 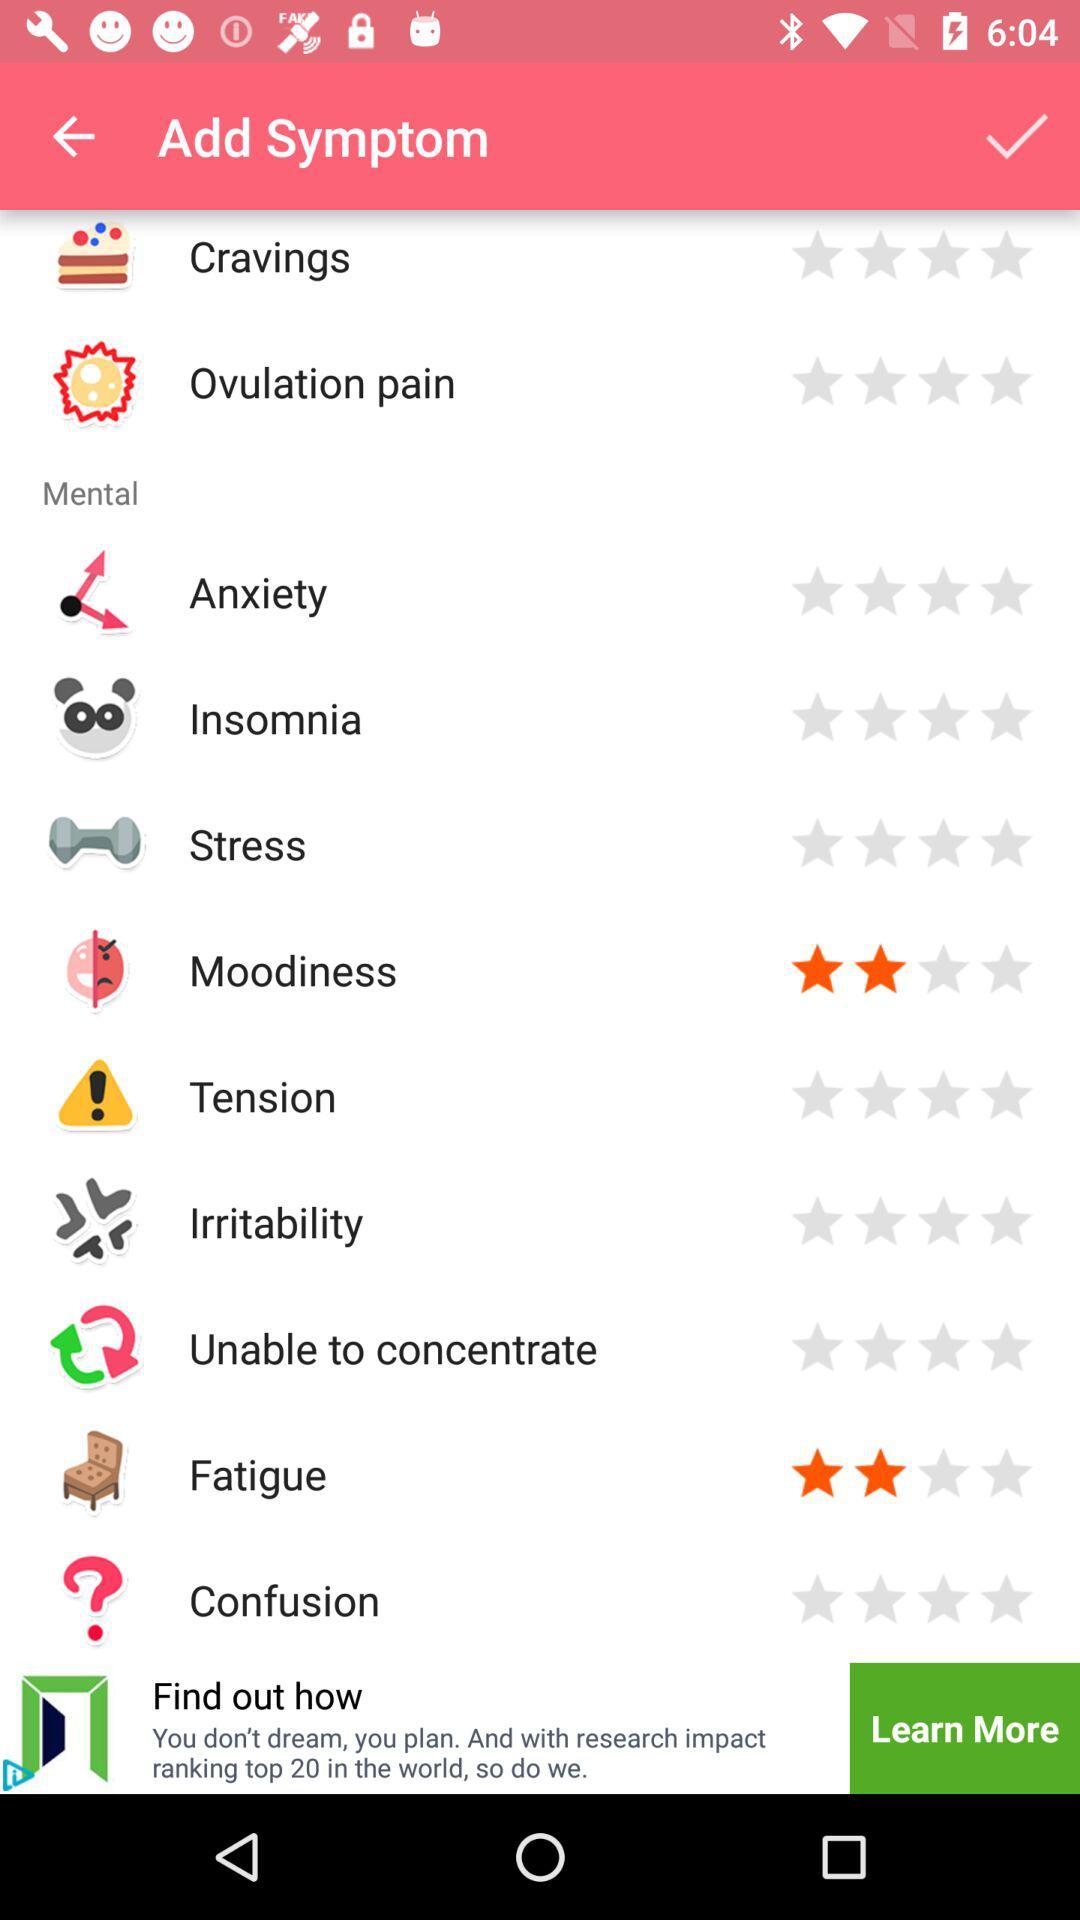 I want to click on give insomnia four stars, so click(x=1006, y=717).